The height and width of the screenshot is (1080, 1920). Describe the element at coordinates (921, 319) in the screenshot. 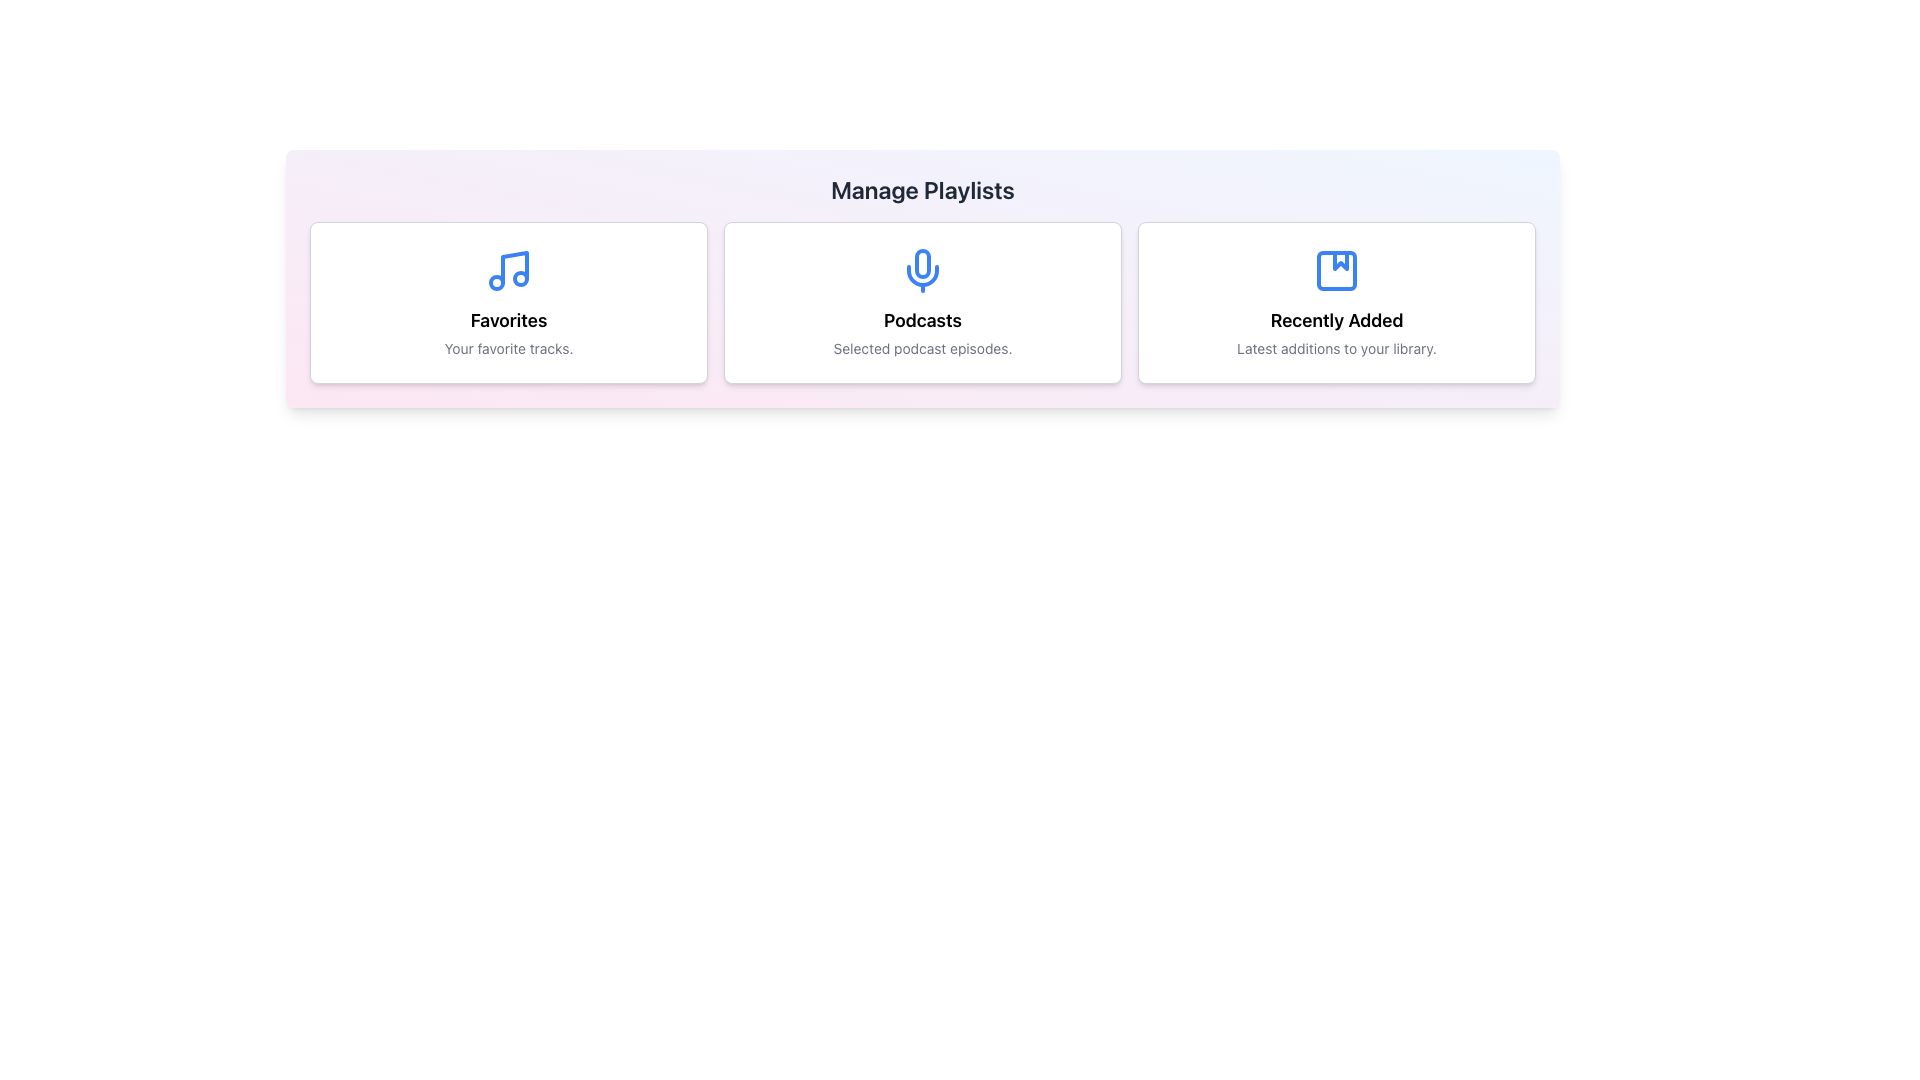

I see `text label that serves as the title for the Podcasts section, located in the central column of the interface, beneath the microphone icon` at that location.